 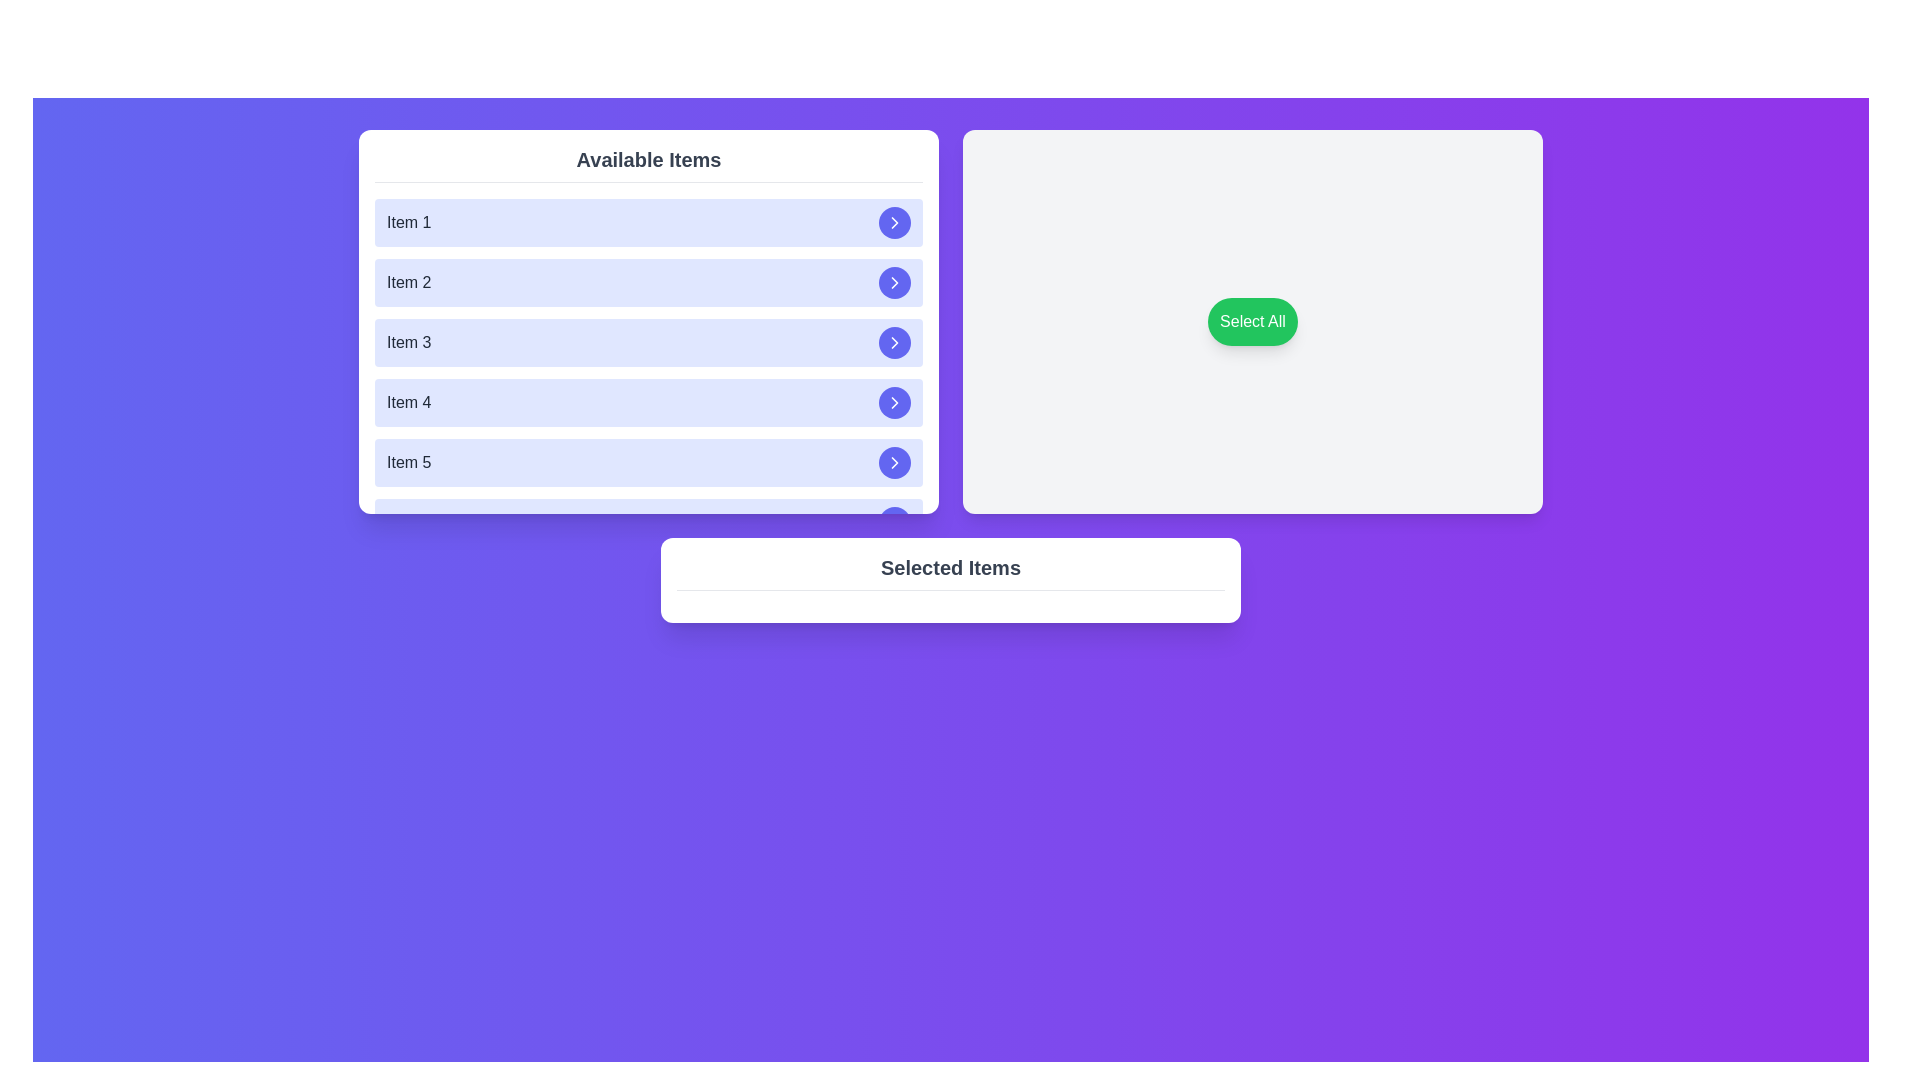 What do you see at coordinates (408, 282) in the screenshot?
I see `the static Text label displaying 'Item 2' in the second row of the 'Available Items' list` at bounding box center [408, 282].